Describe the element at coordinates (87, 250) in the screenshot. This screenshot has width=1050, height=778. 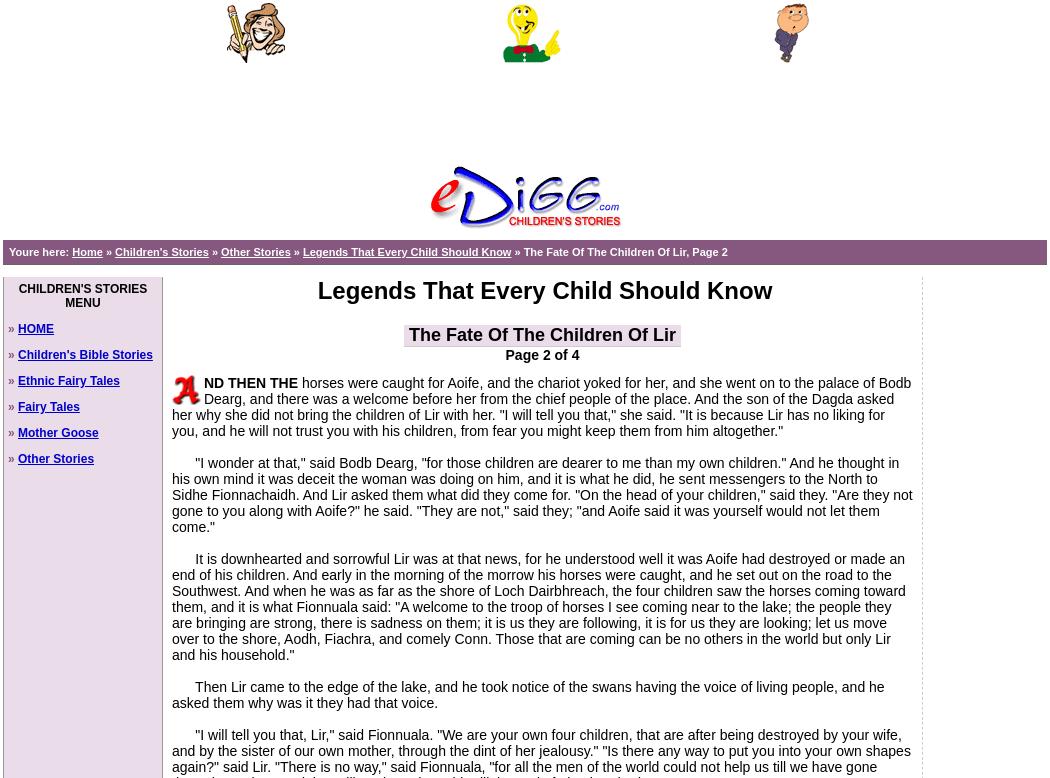
I see `'Home'` at that location.